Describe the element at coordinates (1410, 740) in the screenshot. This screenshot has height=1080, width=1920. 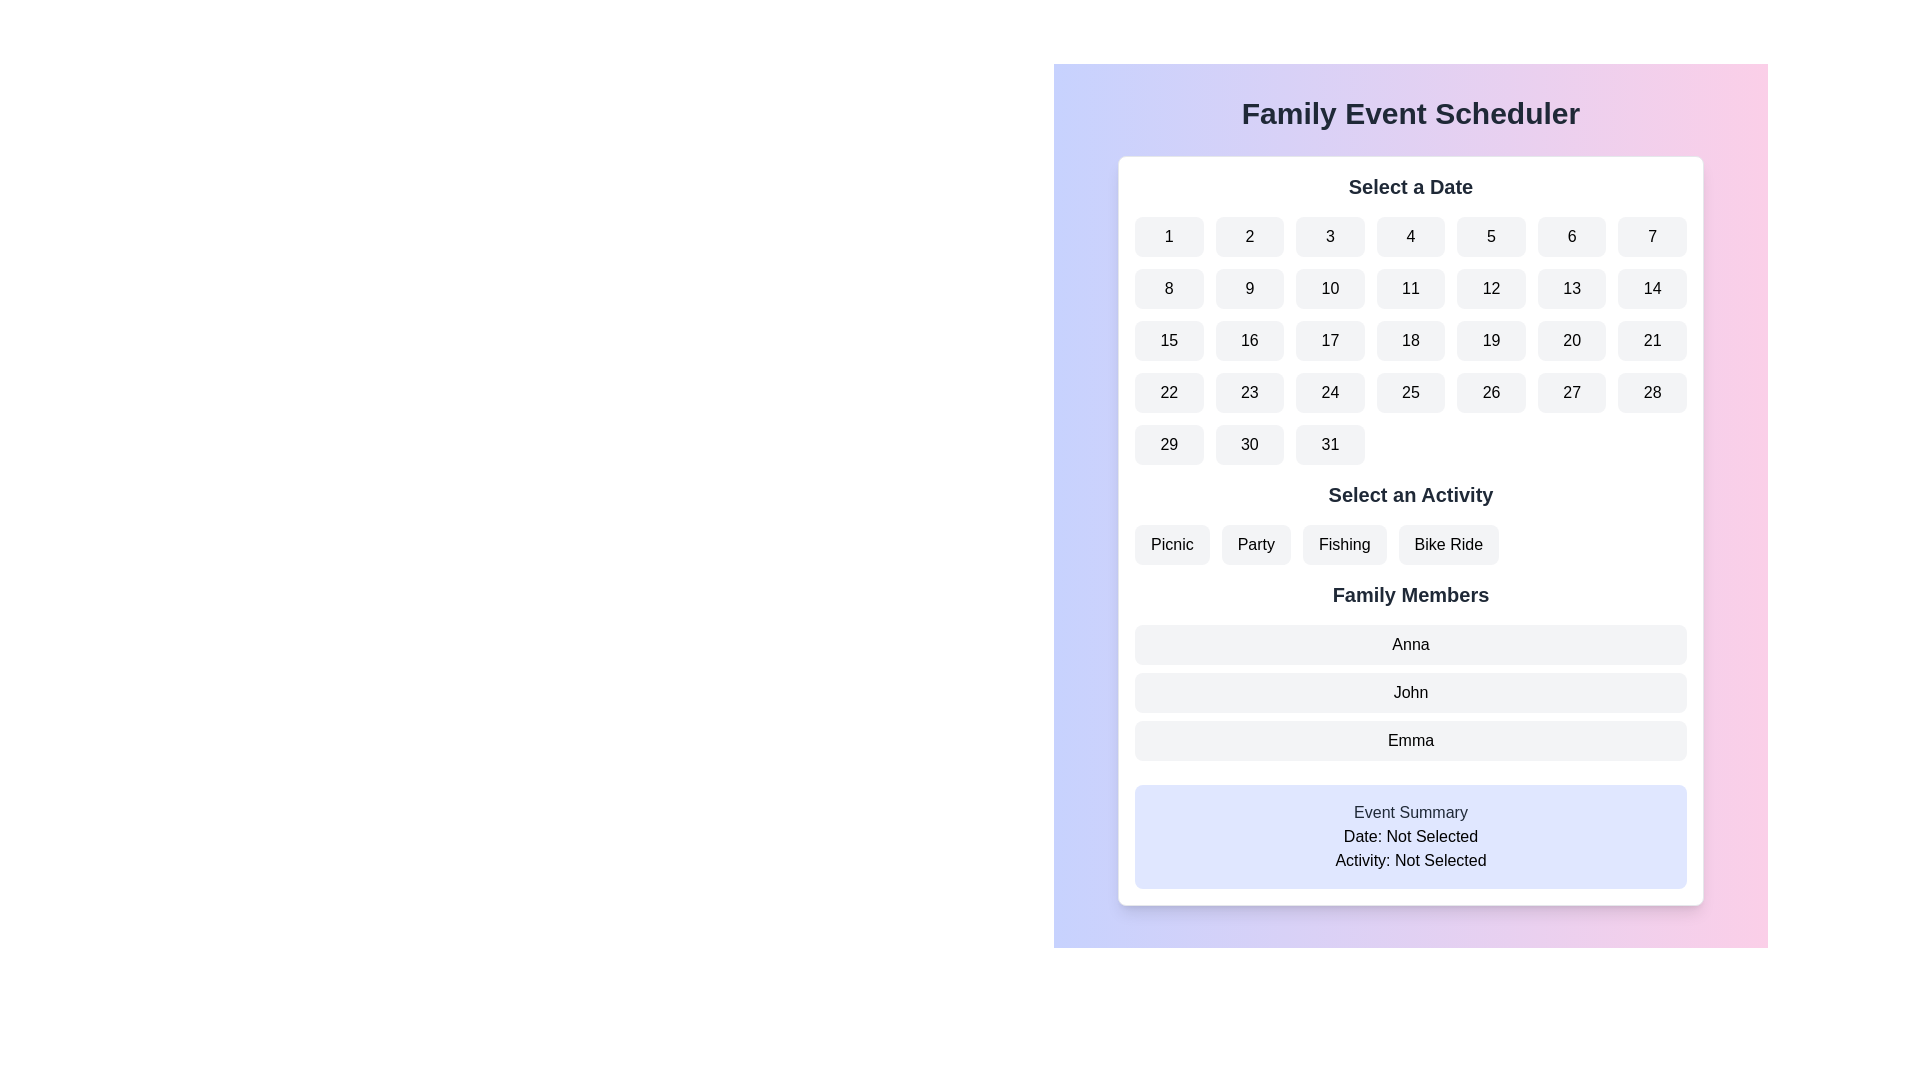
I see `the list item labeled 'Emma' in the 'Family Members' category` at that location.